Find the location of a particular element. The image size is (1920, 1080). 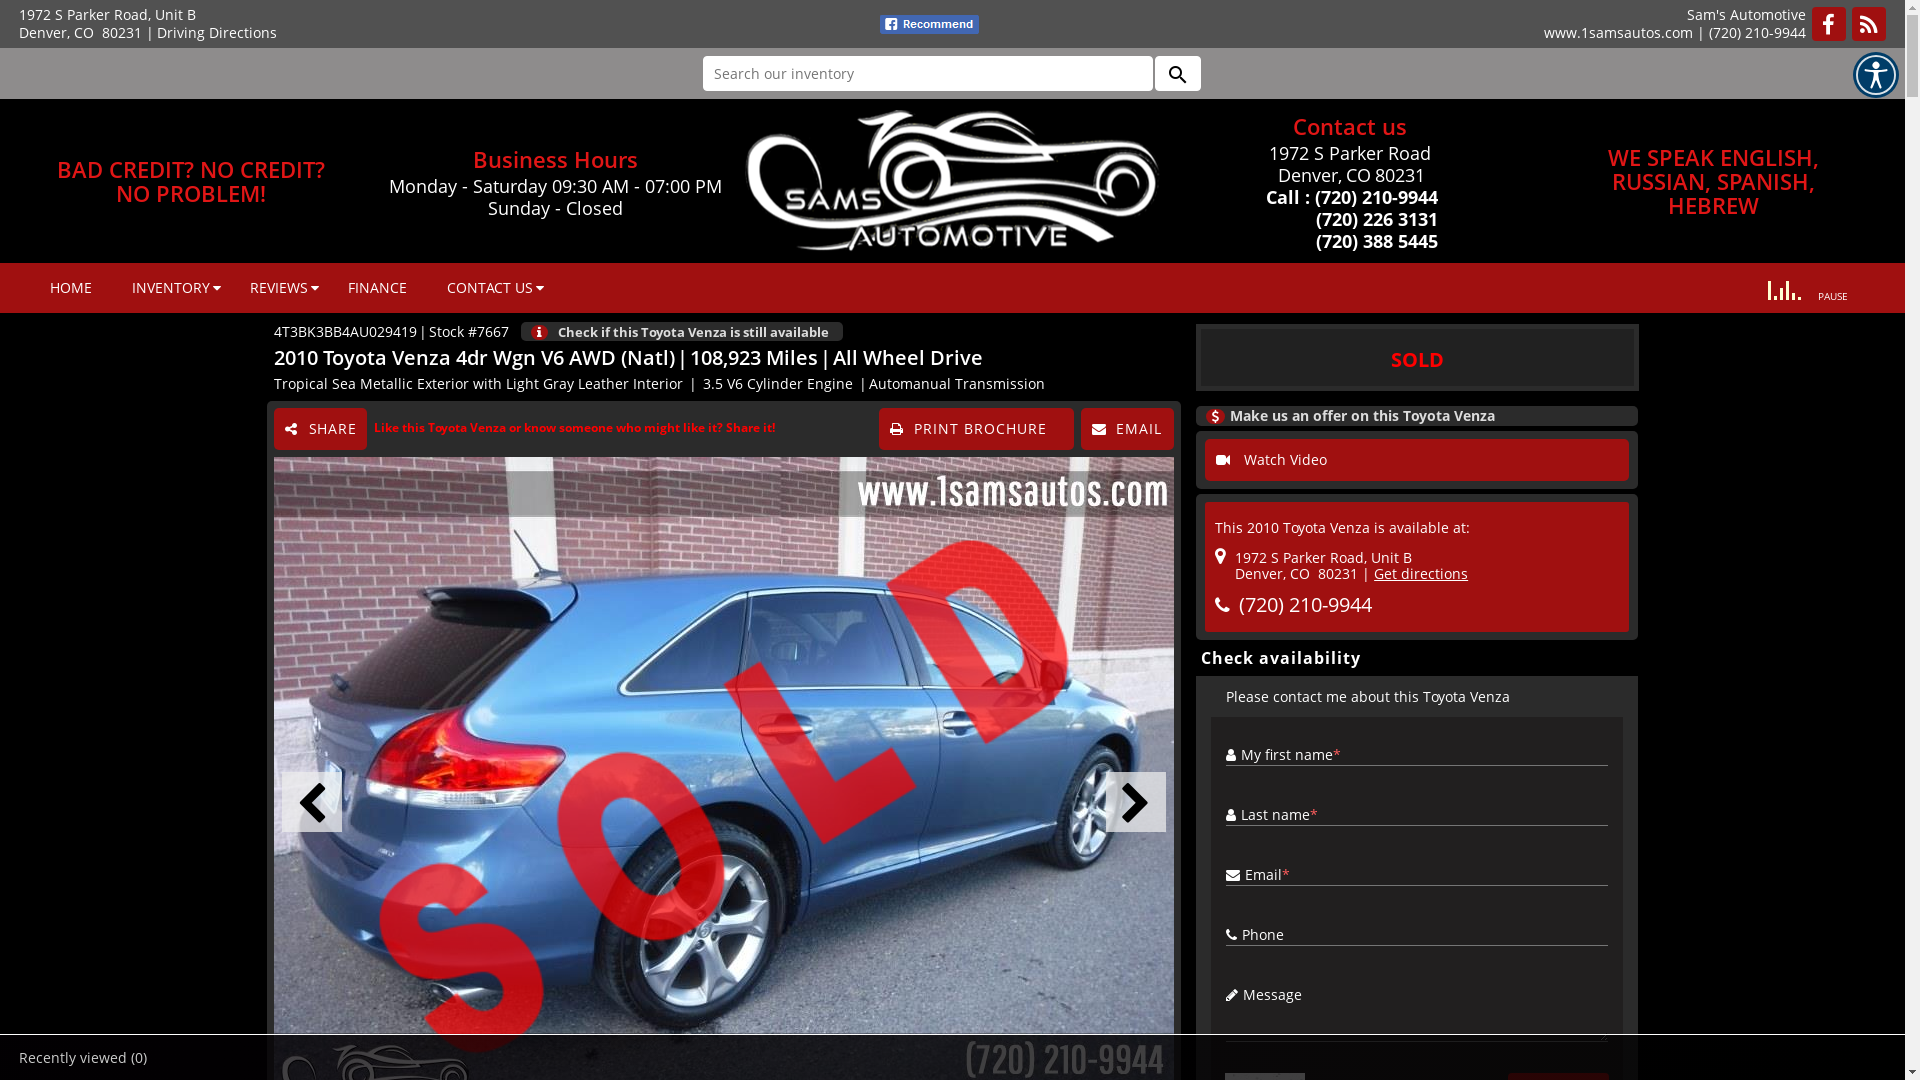

'HOME' is located at coordinates (71, 288).